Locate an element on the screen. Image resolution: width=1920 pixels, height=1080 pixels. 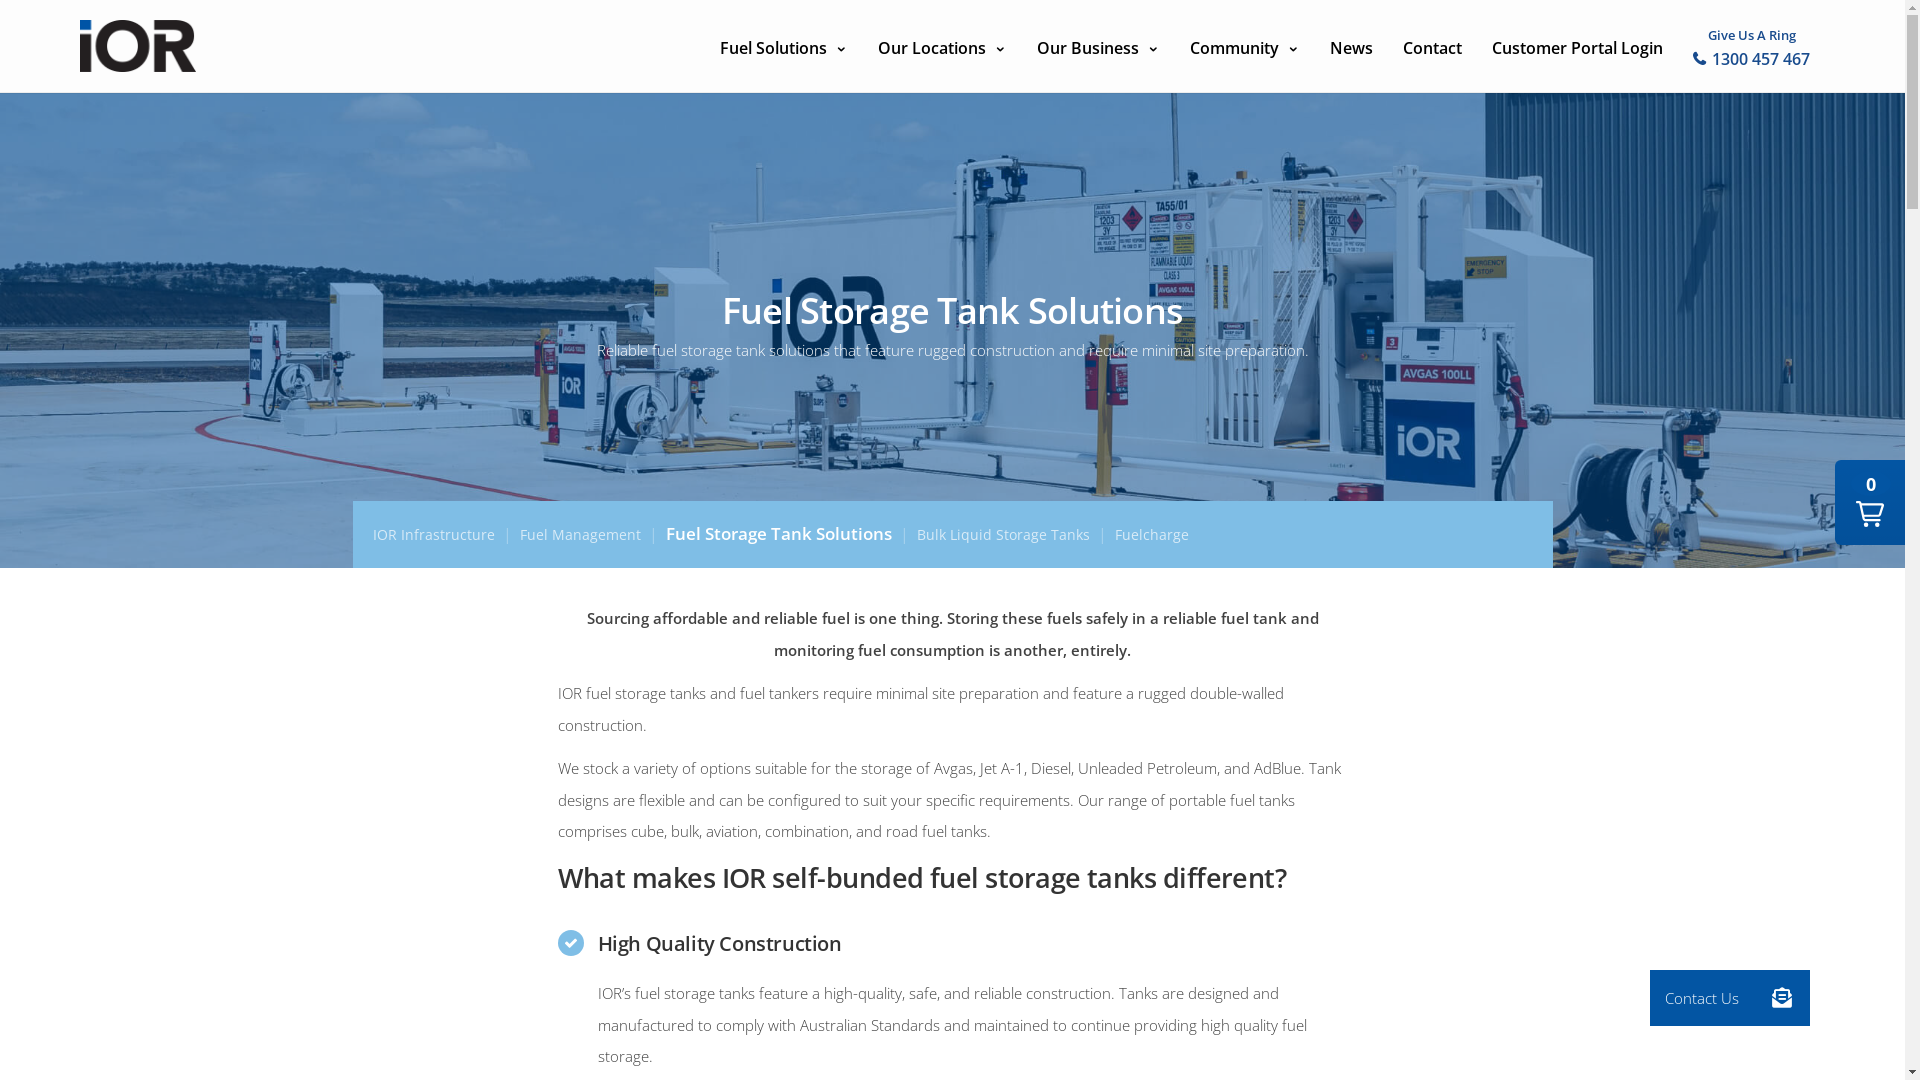
'Community' is located at coordinates (1243, 45).